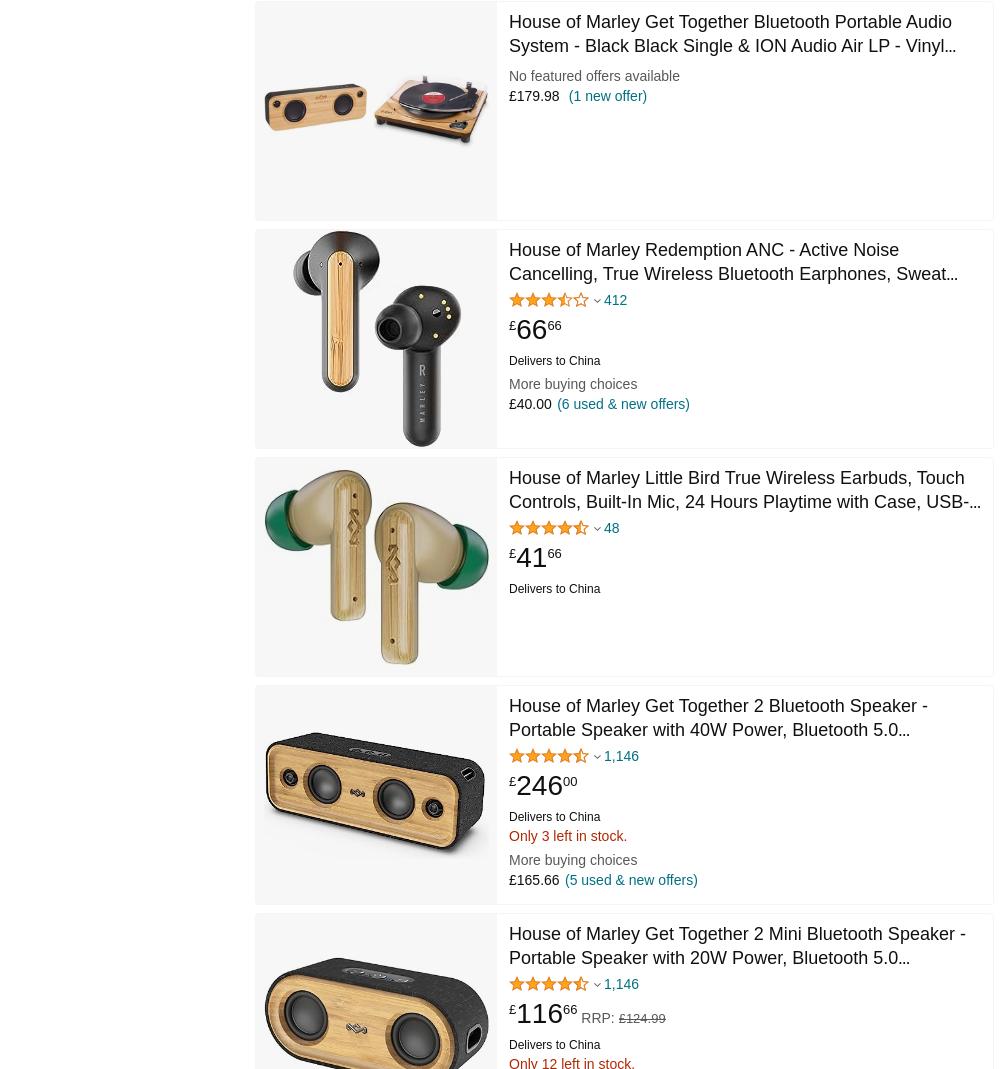 Image resolution: width=1000 pixels, height=1069 pixels. I want to click on 'House of Marley Get Together 2 Bluetooth Speaker - Portable Speaker with 40W Power, Bluetooth 5.0 Technology, 30-Metre Range & 20H Playtime - Speaker with Sustainable Materials', so click(728, 740).